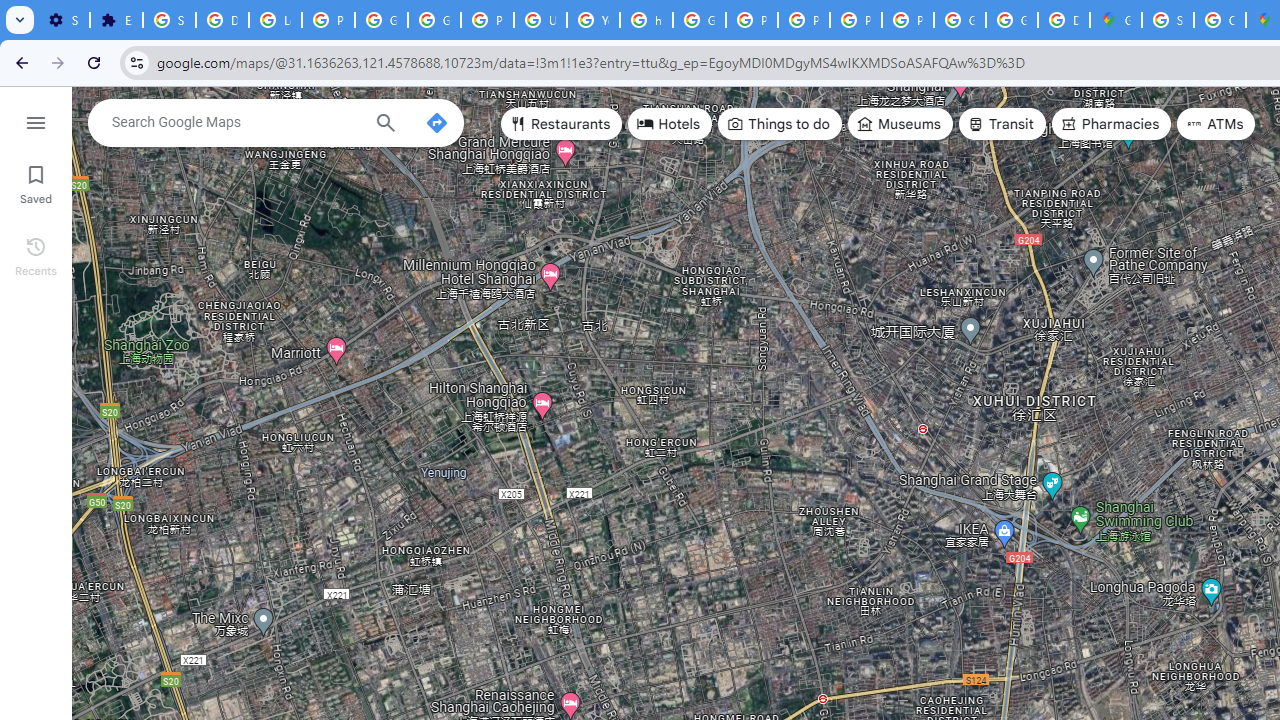 The height and width of the screenshot is (720, 1280). I want to click on 'Menu', so click(35, 120).